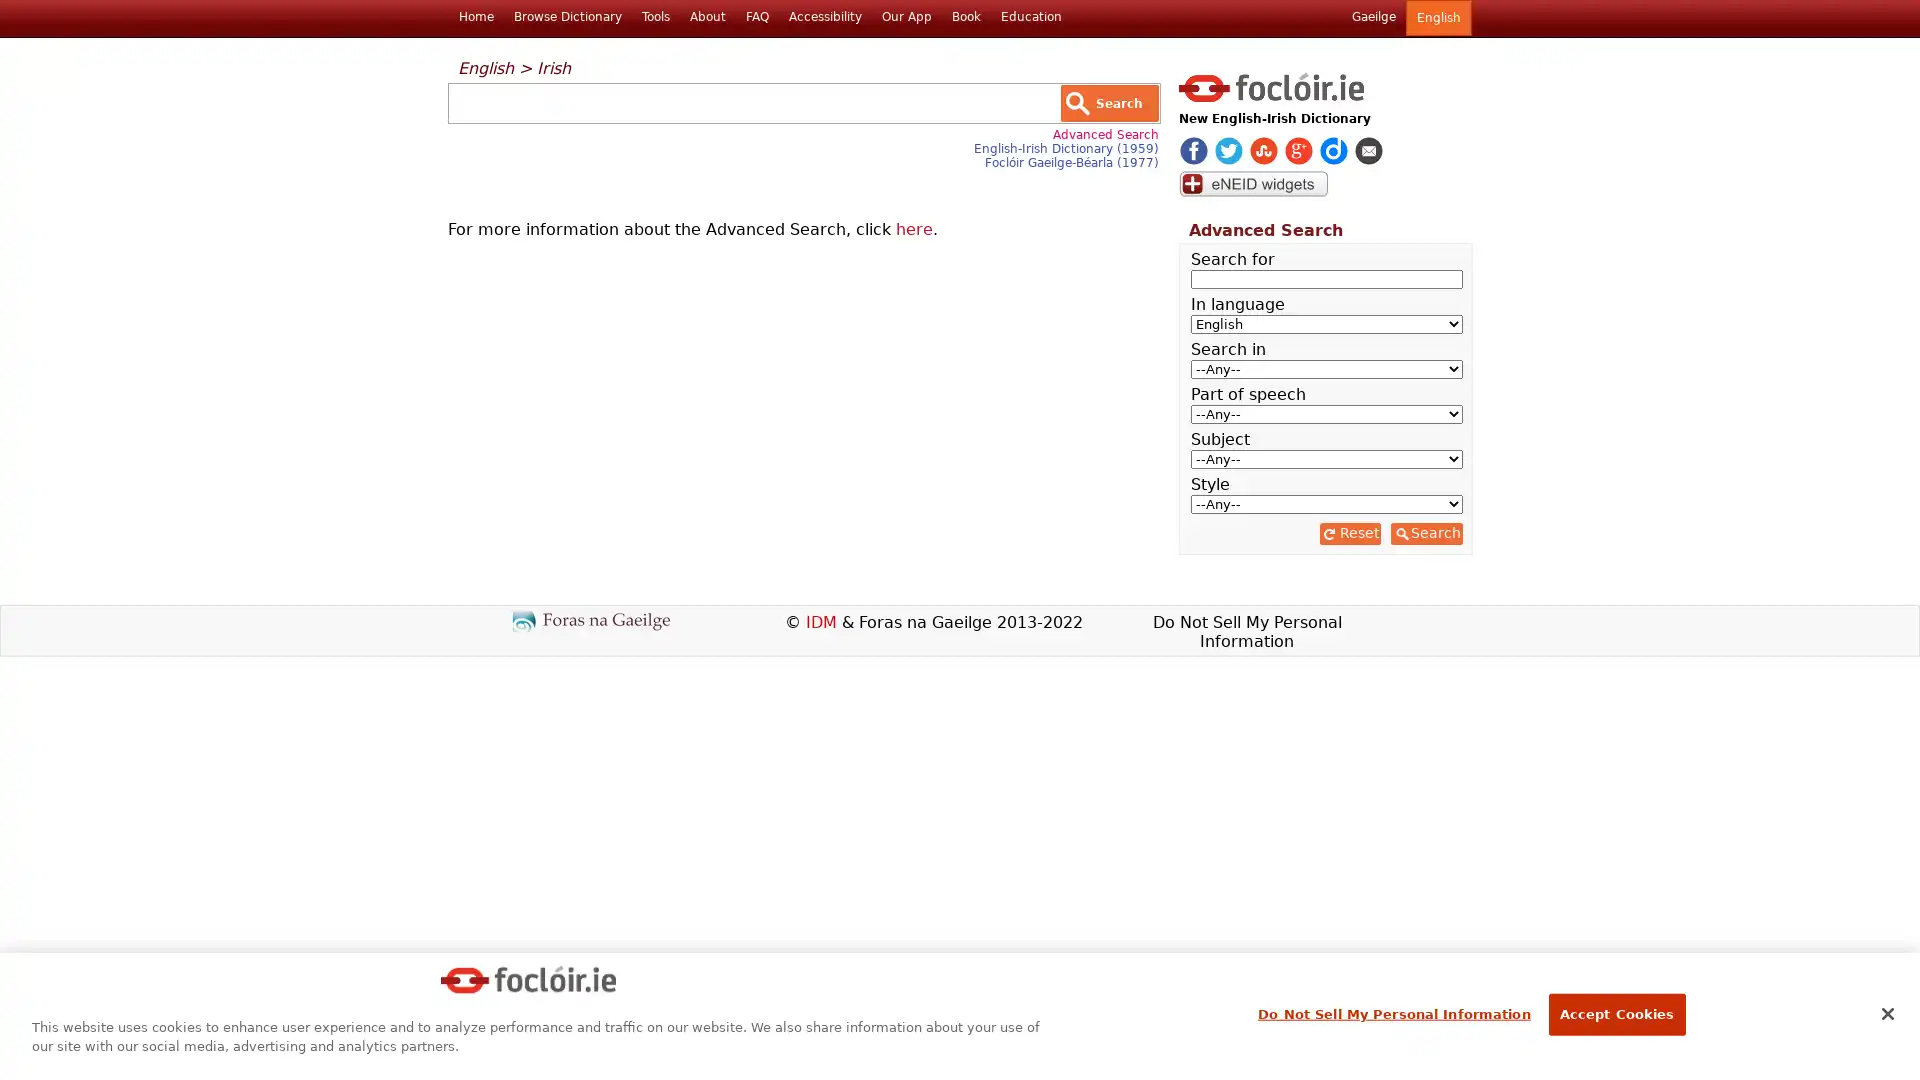  I want to click on Reset, so click(1349, 532).